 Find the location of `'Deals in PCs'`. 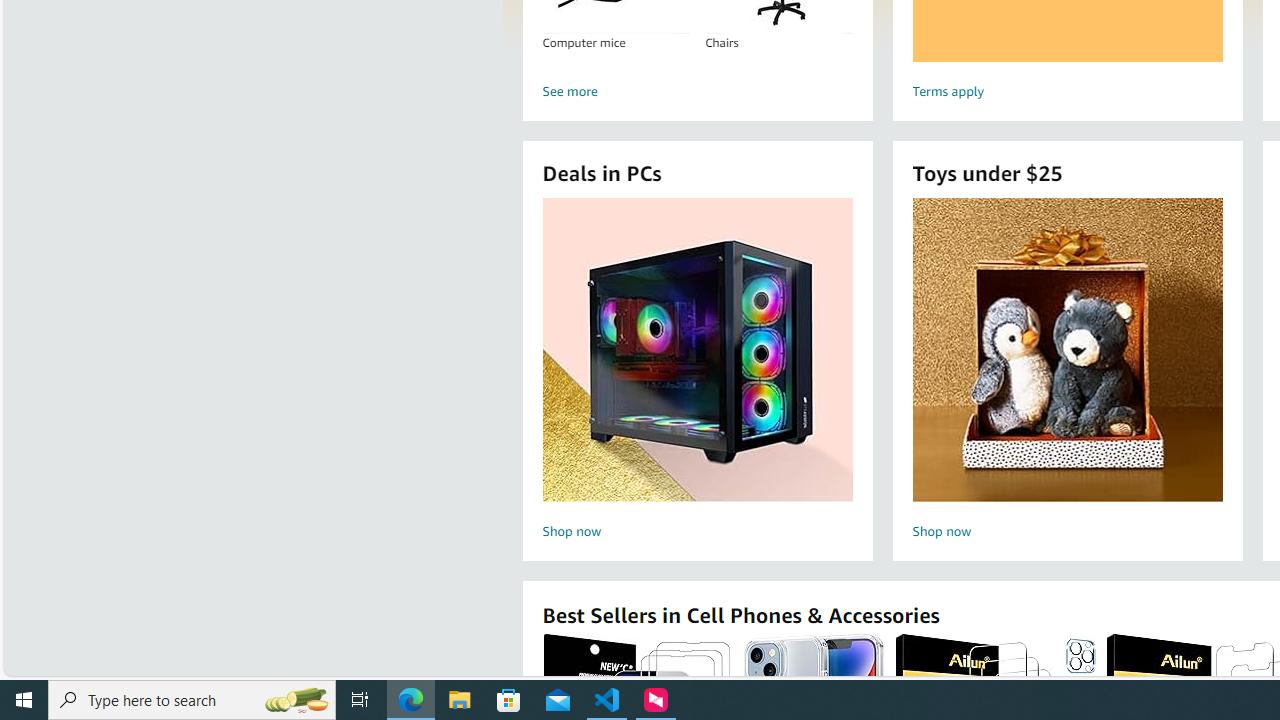

'Deals in PCs' is located at coordinates (697, 348).